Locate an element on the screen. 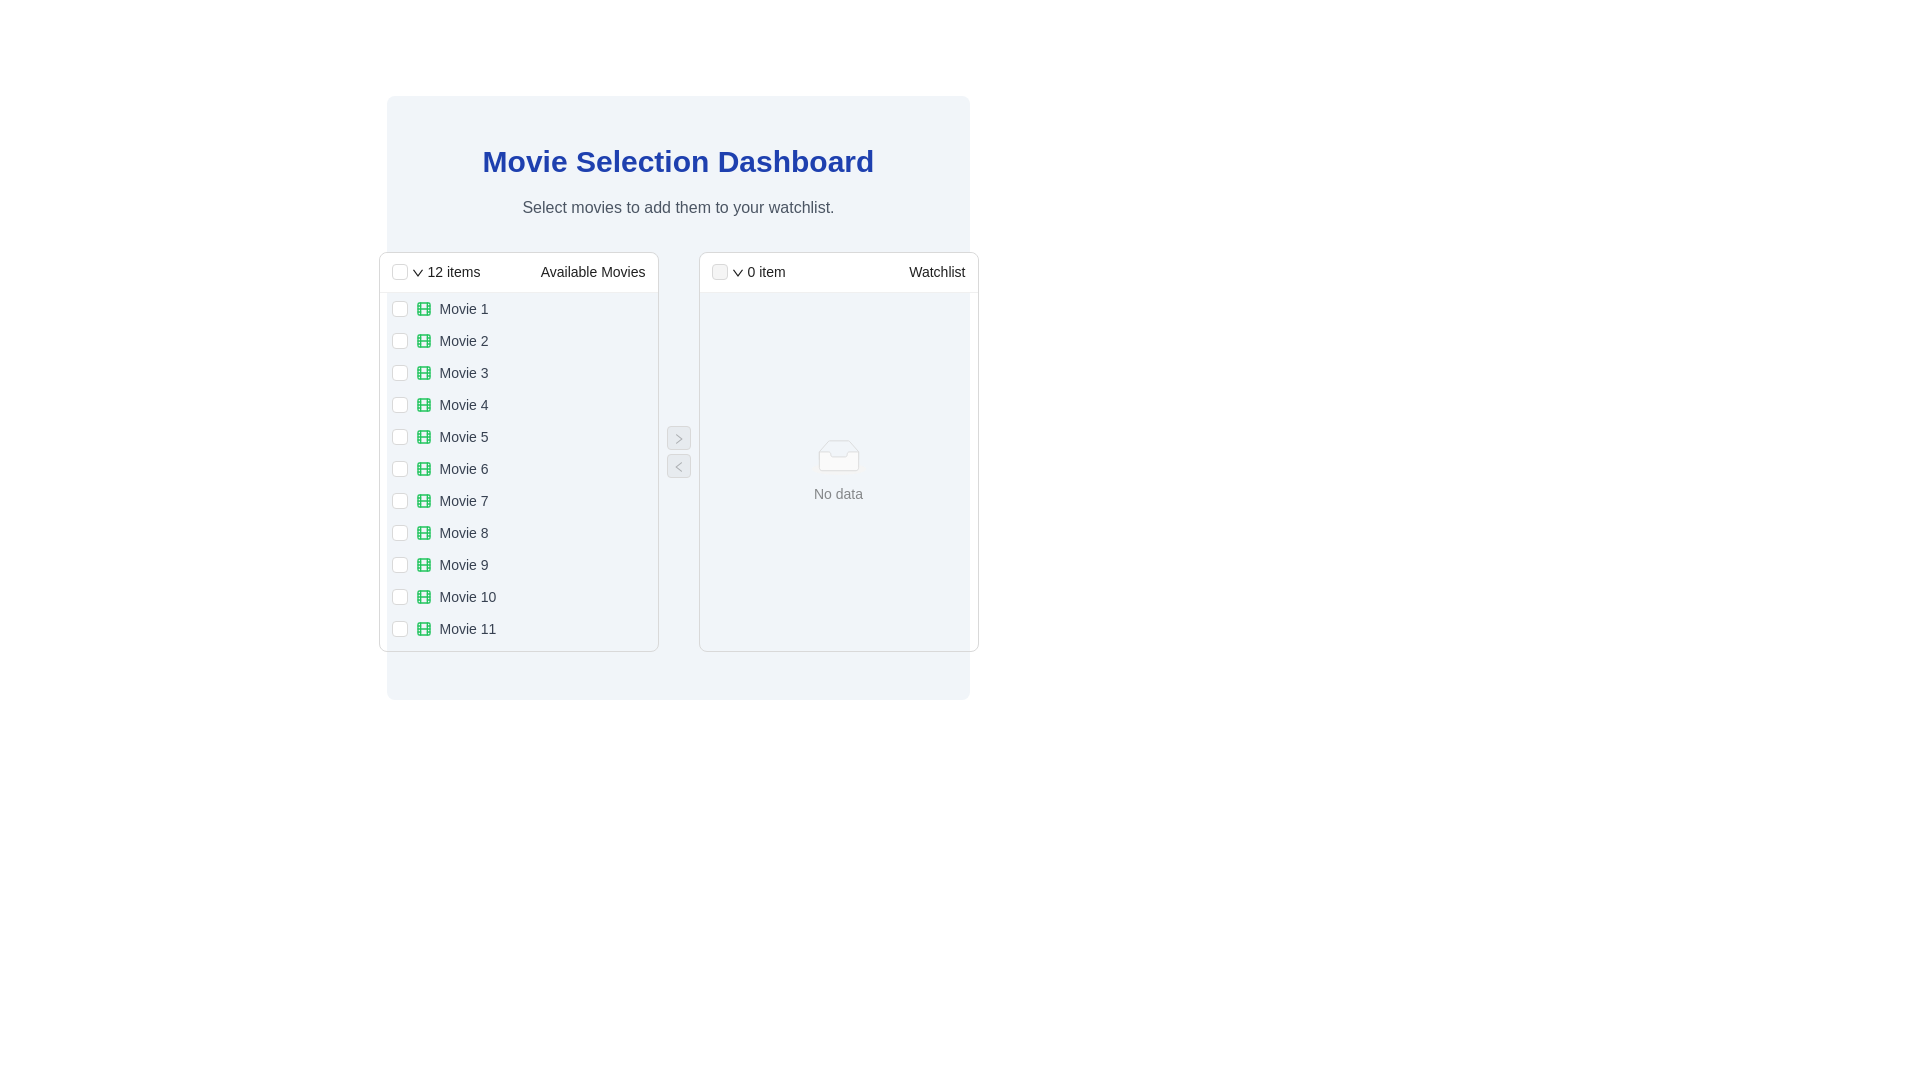  the list item labeled 'Movie 8' which is the eighth entry in the 'Available Movies' list, located on the left side of the interface is located at coordinates (518, 531).